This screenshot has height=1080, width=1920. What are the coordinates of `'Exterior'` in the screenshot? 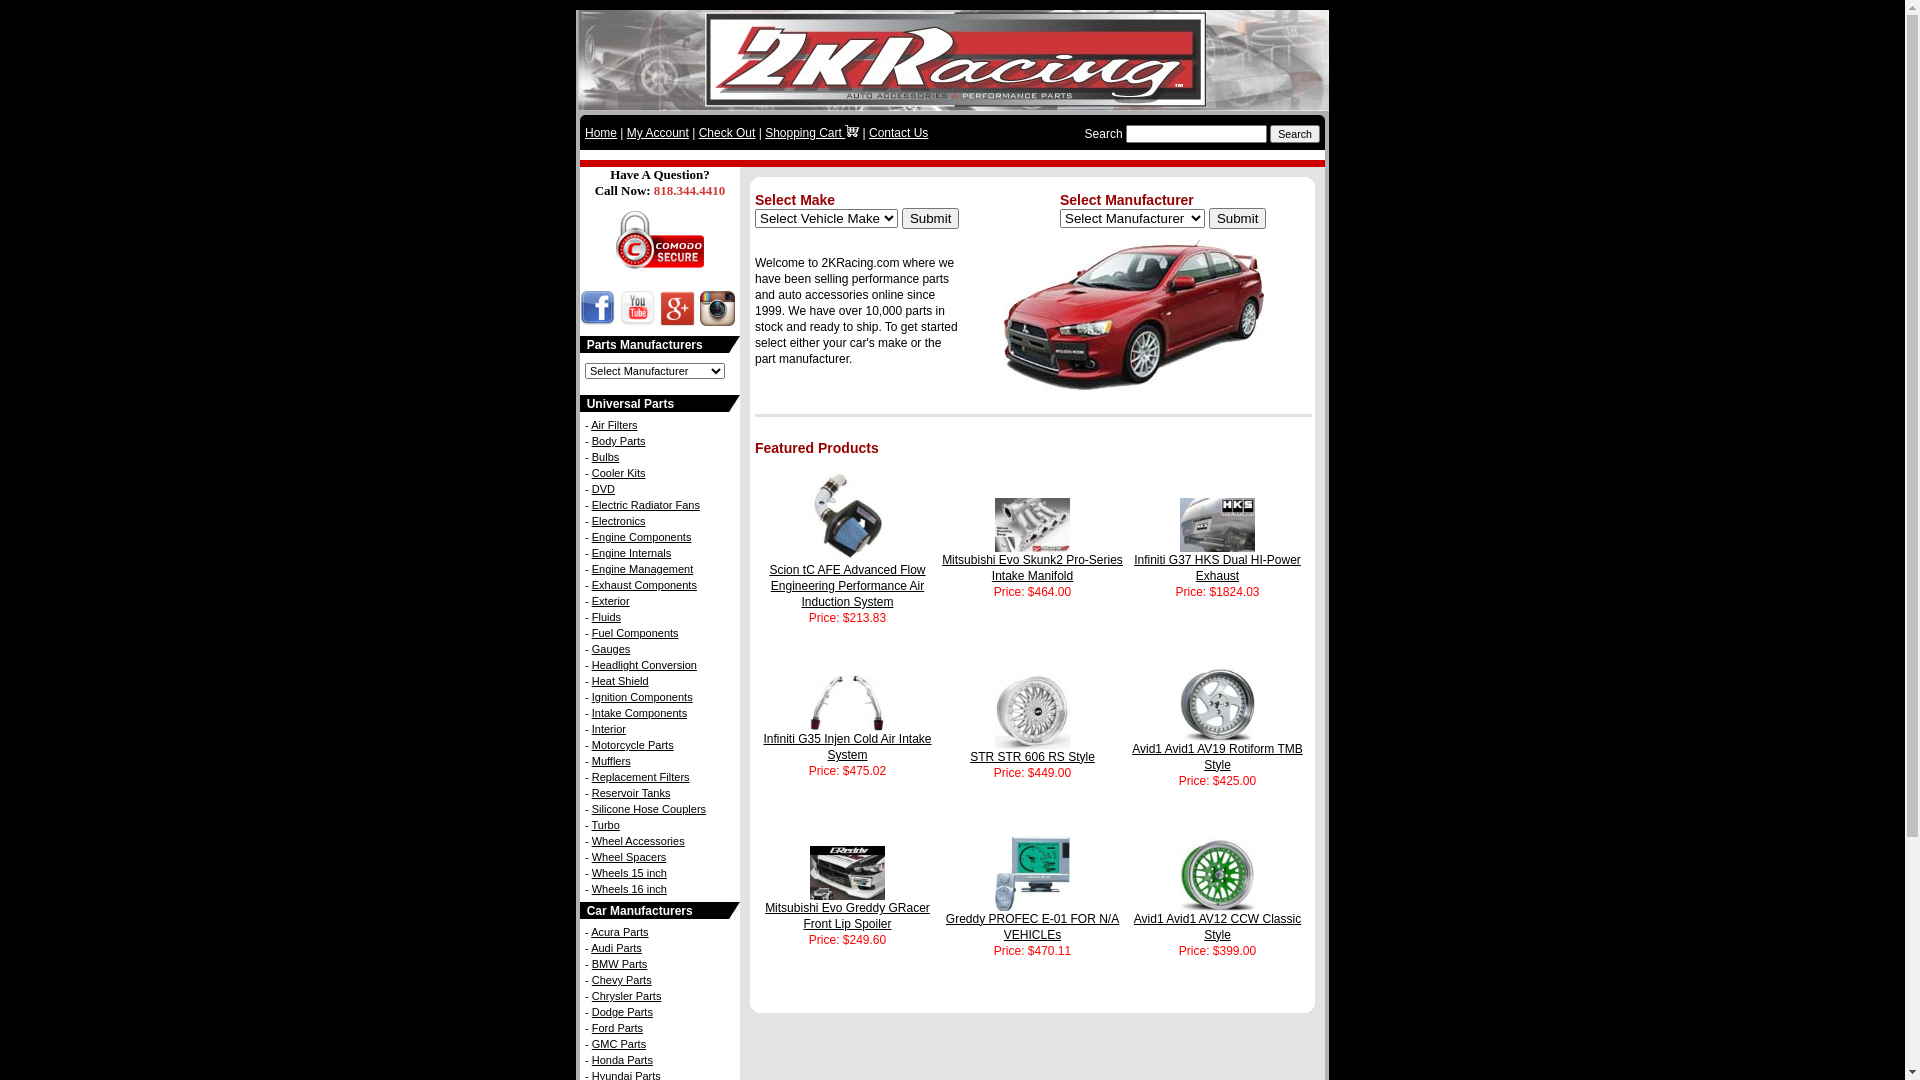 It's located at (609, 600).